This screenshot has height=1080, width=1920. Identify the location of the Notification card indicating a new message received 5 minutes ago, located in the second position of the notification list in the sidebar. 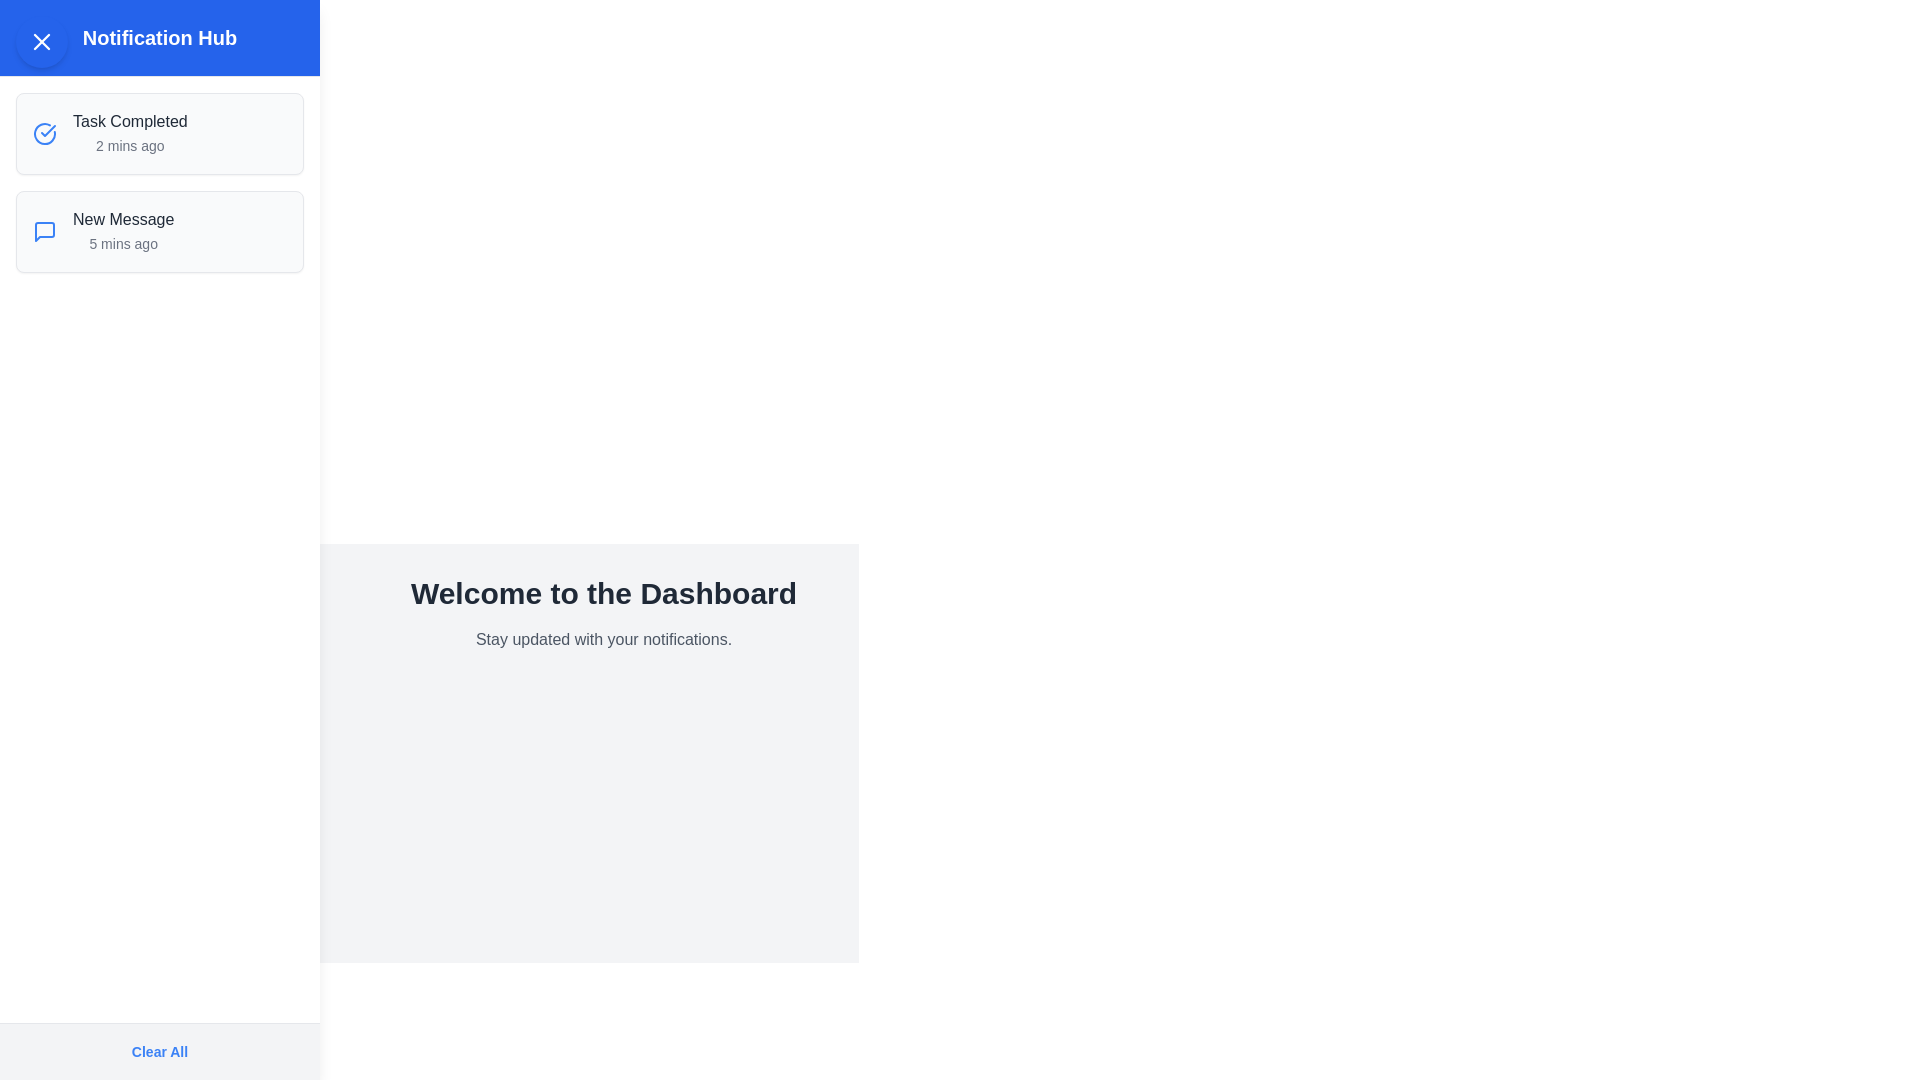
(158, 230).